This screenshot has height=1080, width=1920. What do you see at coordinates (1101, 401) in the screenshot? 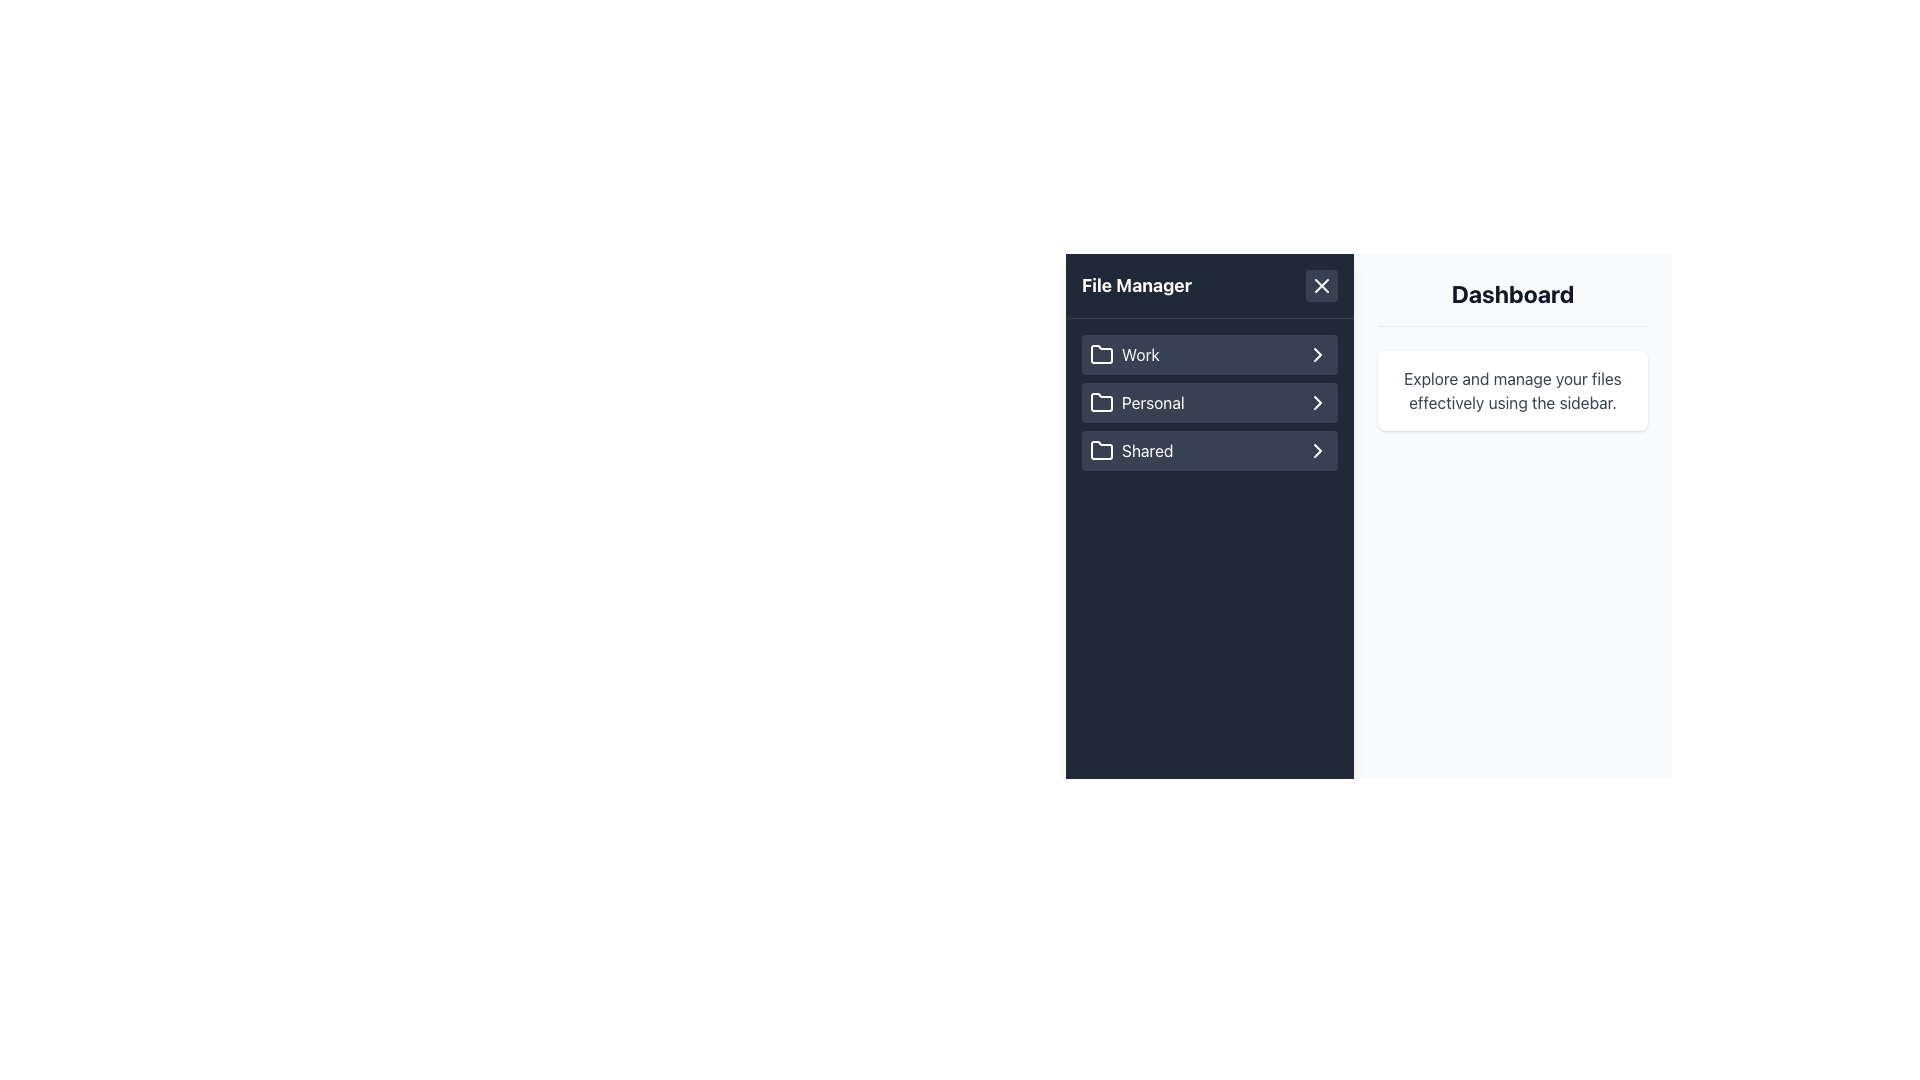
I see `the second folder icon in the 'File Manager' section that represents the 'Personal' category` at bounding box center [1101, 401].